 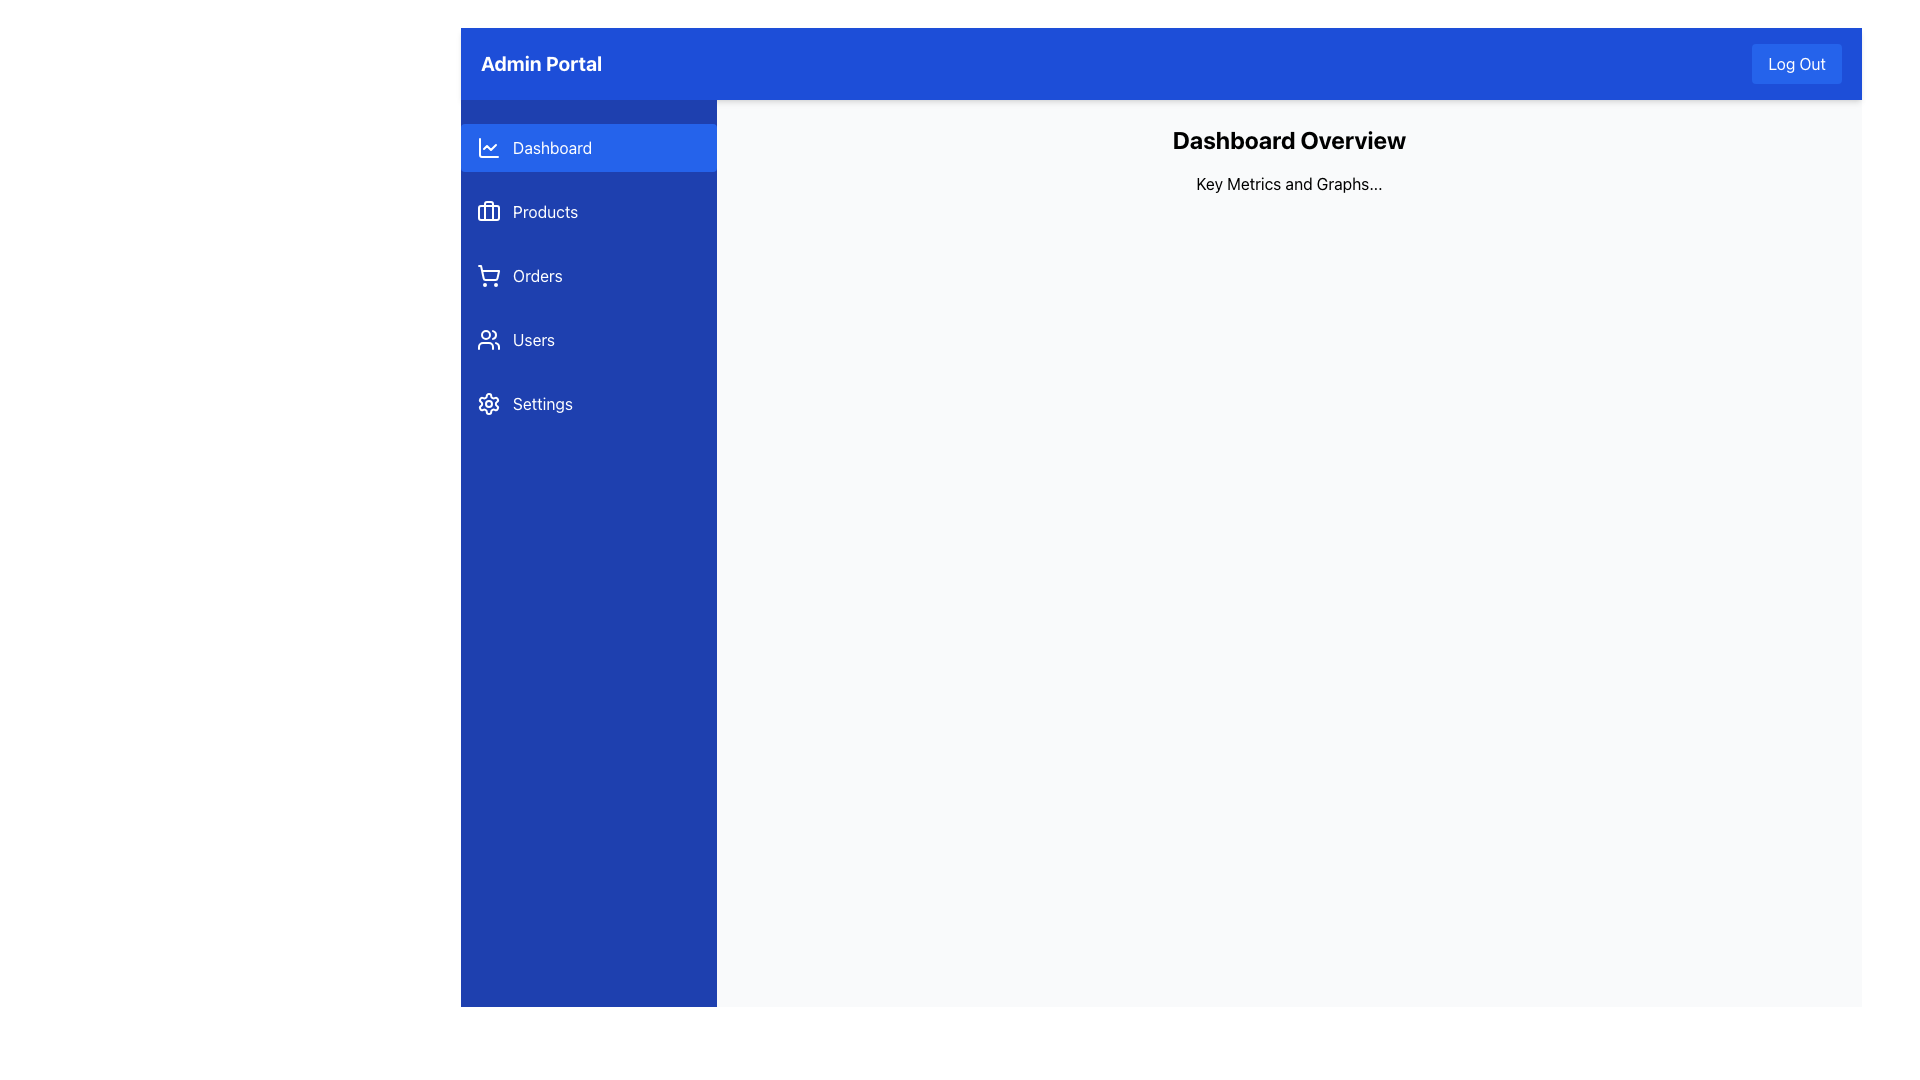 What do you see at coordinates (489, 404) in the screenshot?
I see `the cog icon in the left navigation bar labeled 'Settings'` at bounding box center [489, 404].